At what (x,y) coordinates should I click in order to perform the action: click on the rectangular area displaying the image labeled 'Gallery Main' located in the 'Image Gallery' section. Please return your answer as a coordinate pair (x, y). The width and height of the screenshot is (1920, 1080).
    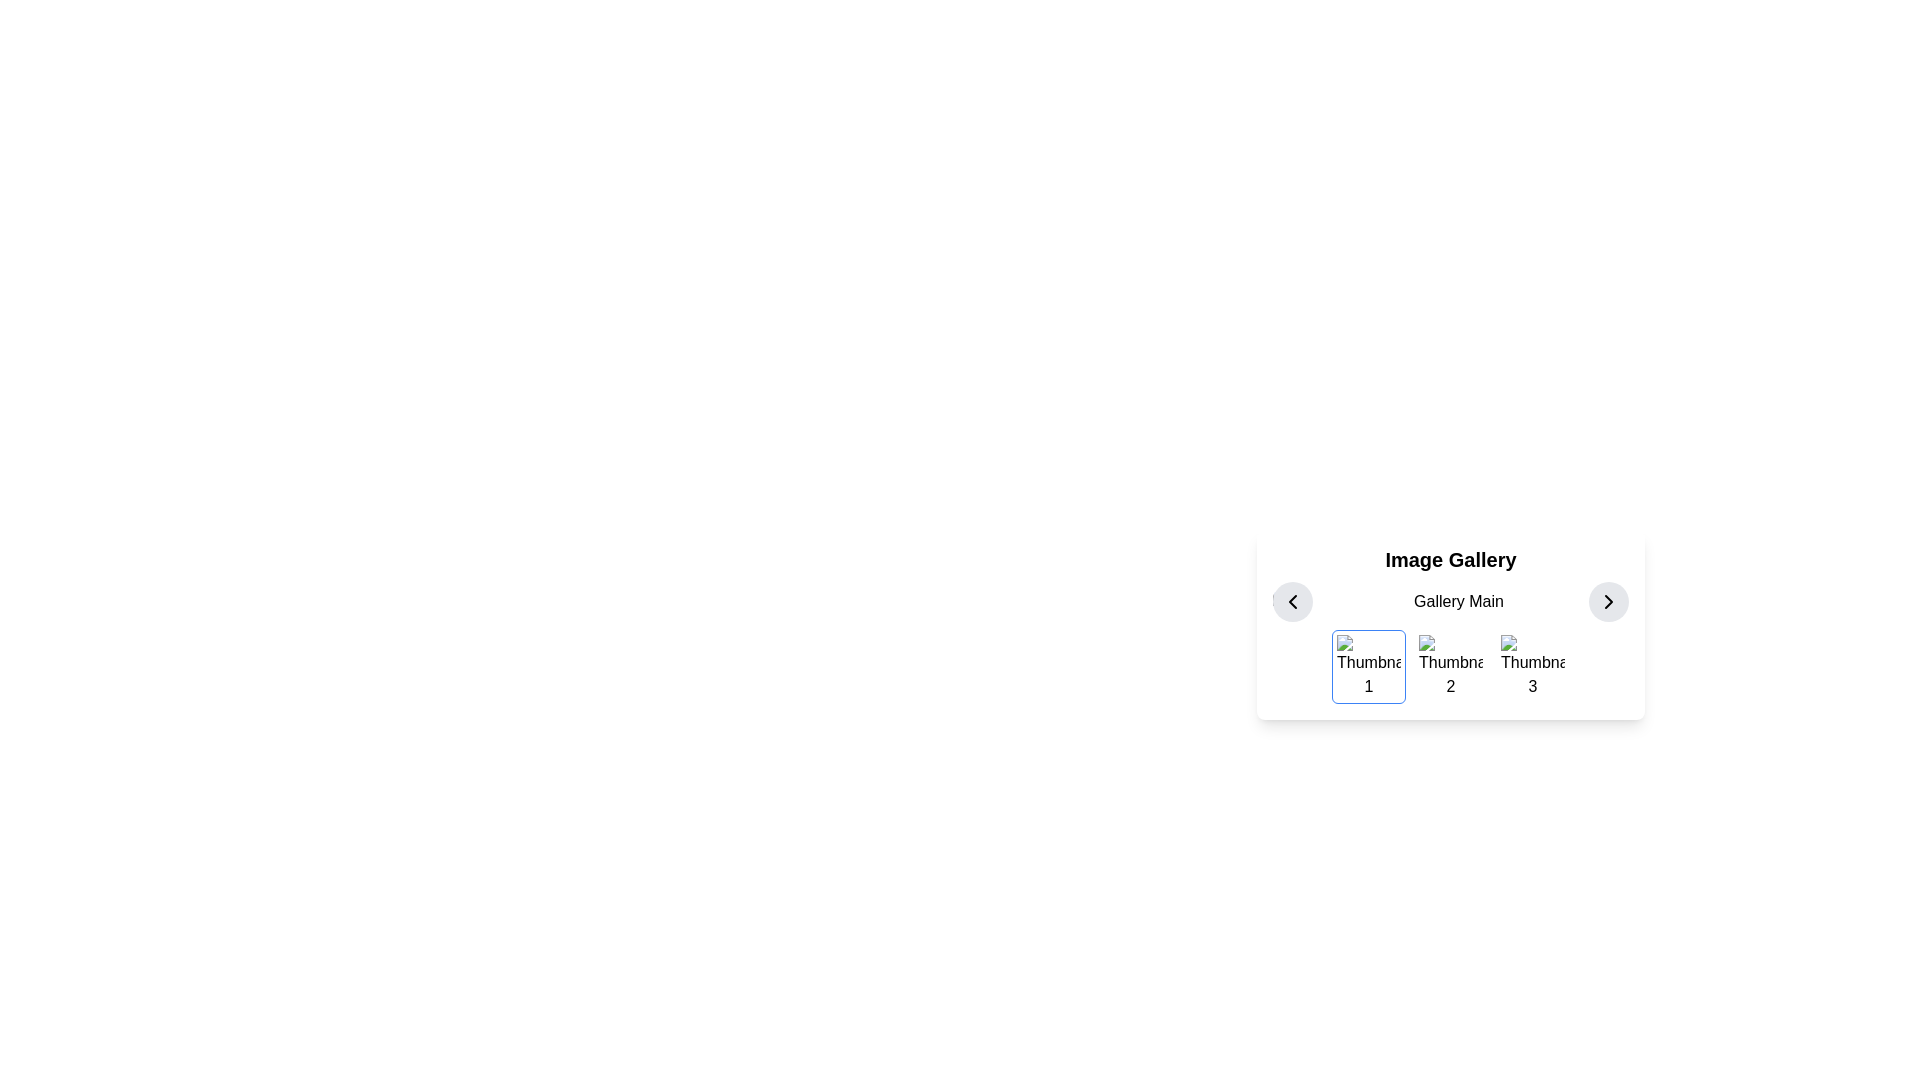
    Looking at the image, I should click on (1450, 600).